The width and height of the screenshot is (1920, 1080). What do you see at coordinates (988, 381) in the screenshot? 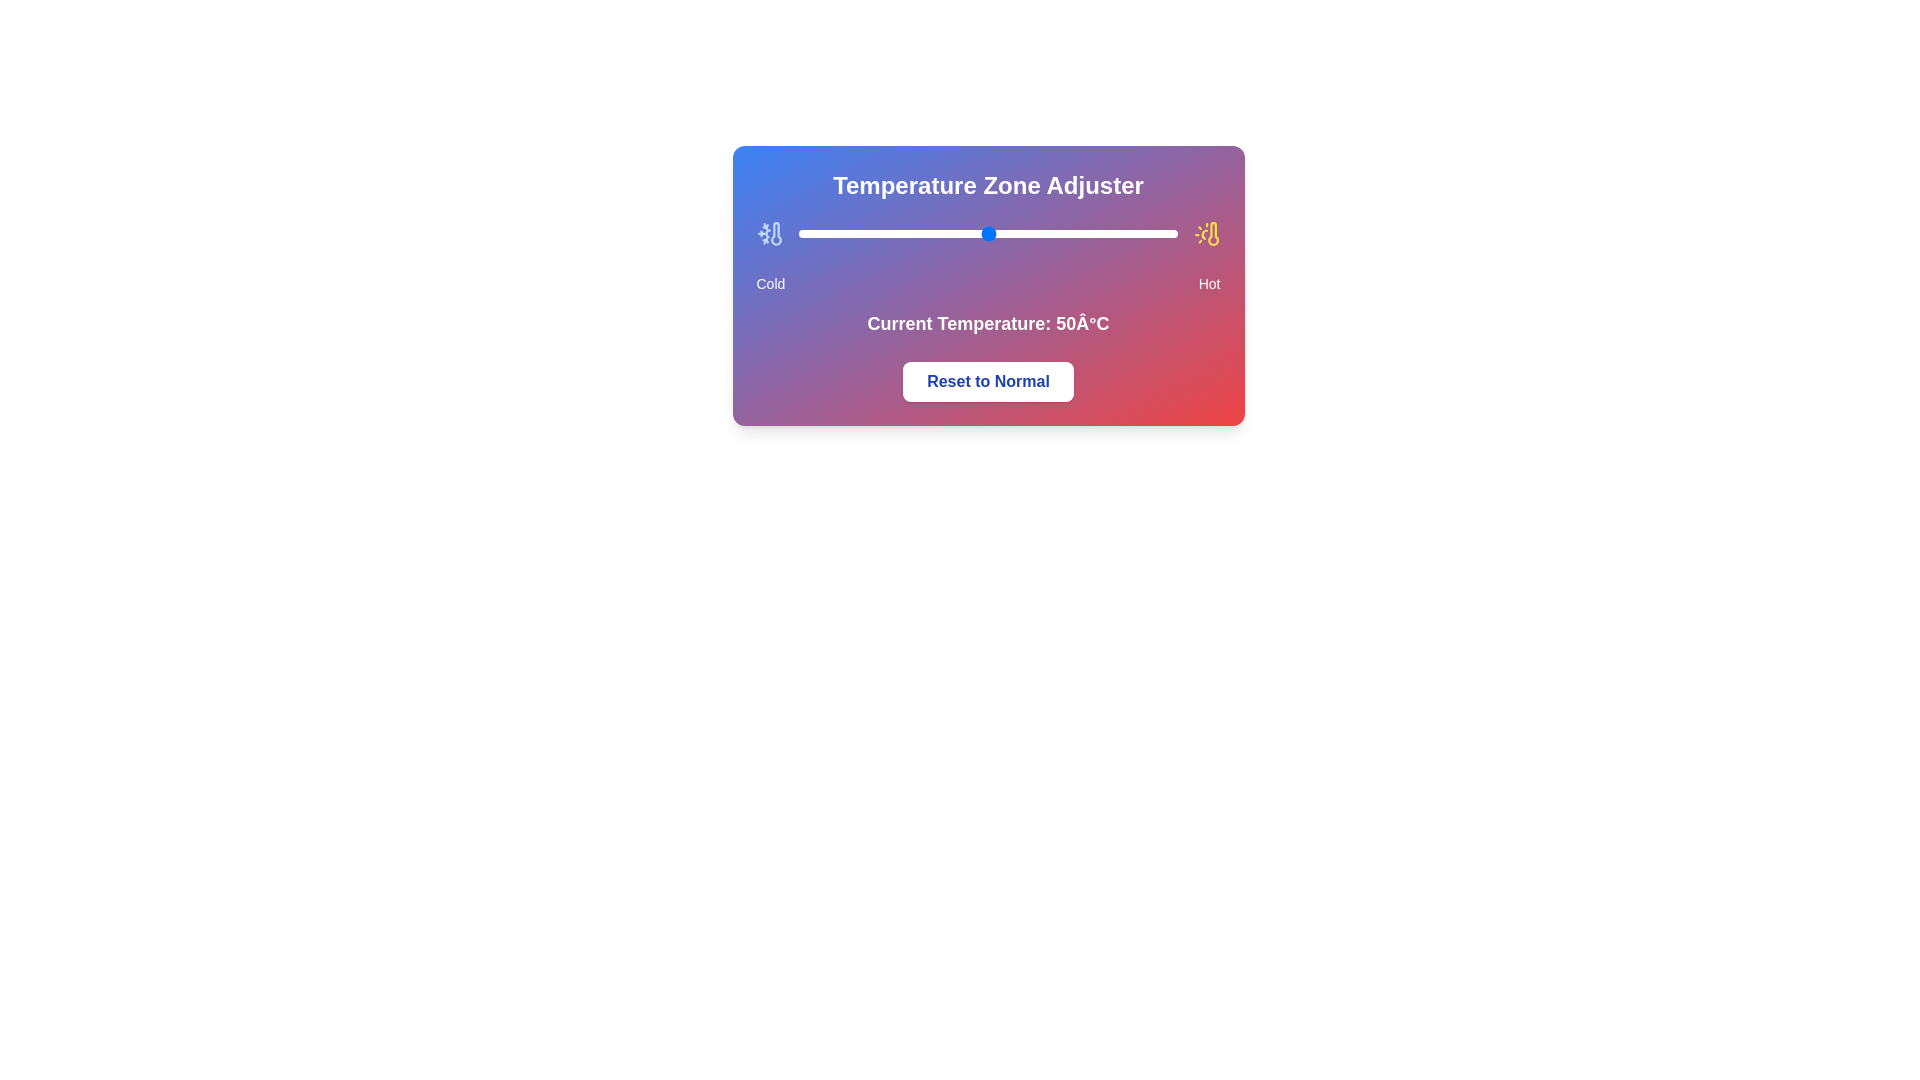
I see `'Reset to Normal' button to reset the temperature to its default value` at bounding box center [988, 381].